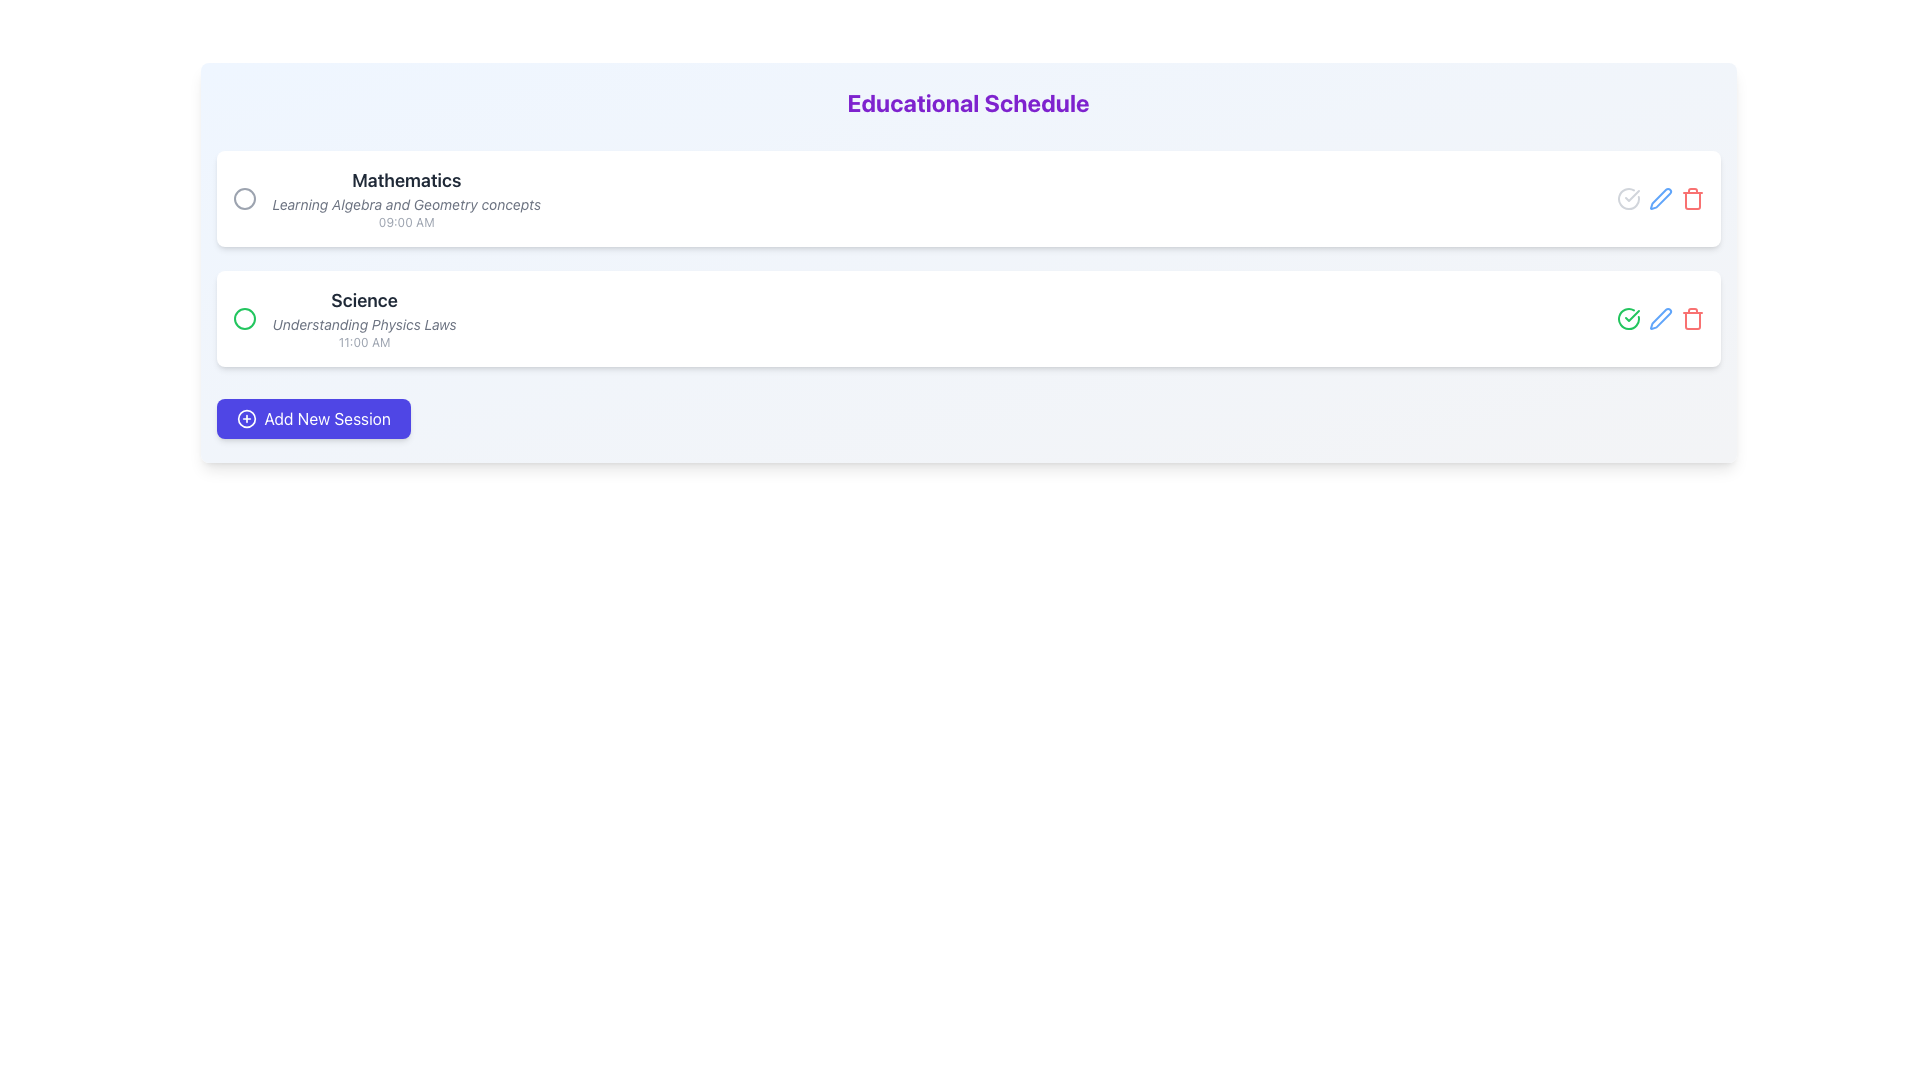 The height and width of the screenshot is (1080, 1920). Describe the element at coordinates (243, 199) in the screenshot. I see `the circular icon with a hollow center, styled with a gray outline, located prominently within the 'Mathematics' section, to the left of the text content` at that location.